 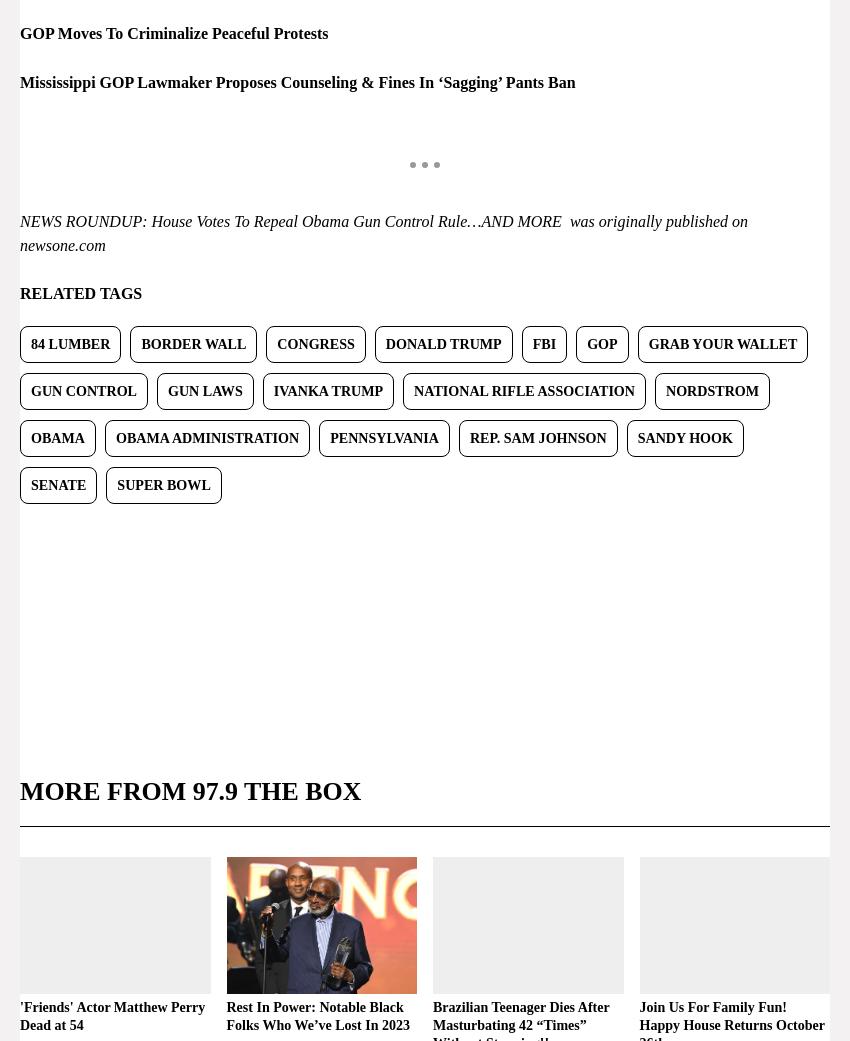 I want to click on 'Mississippi GOP Lawmaker Proposes Counseling & Fines In ‘Sagging’ Pants Ban', so click(x=296, y=80).